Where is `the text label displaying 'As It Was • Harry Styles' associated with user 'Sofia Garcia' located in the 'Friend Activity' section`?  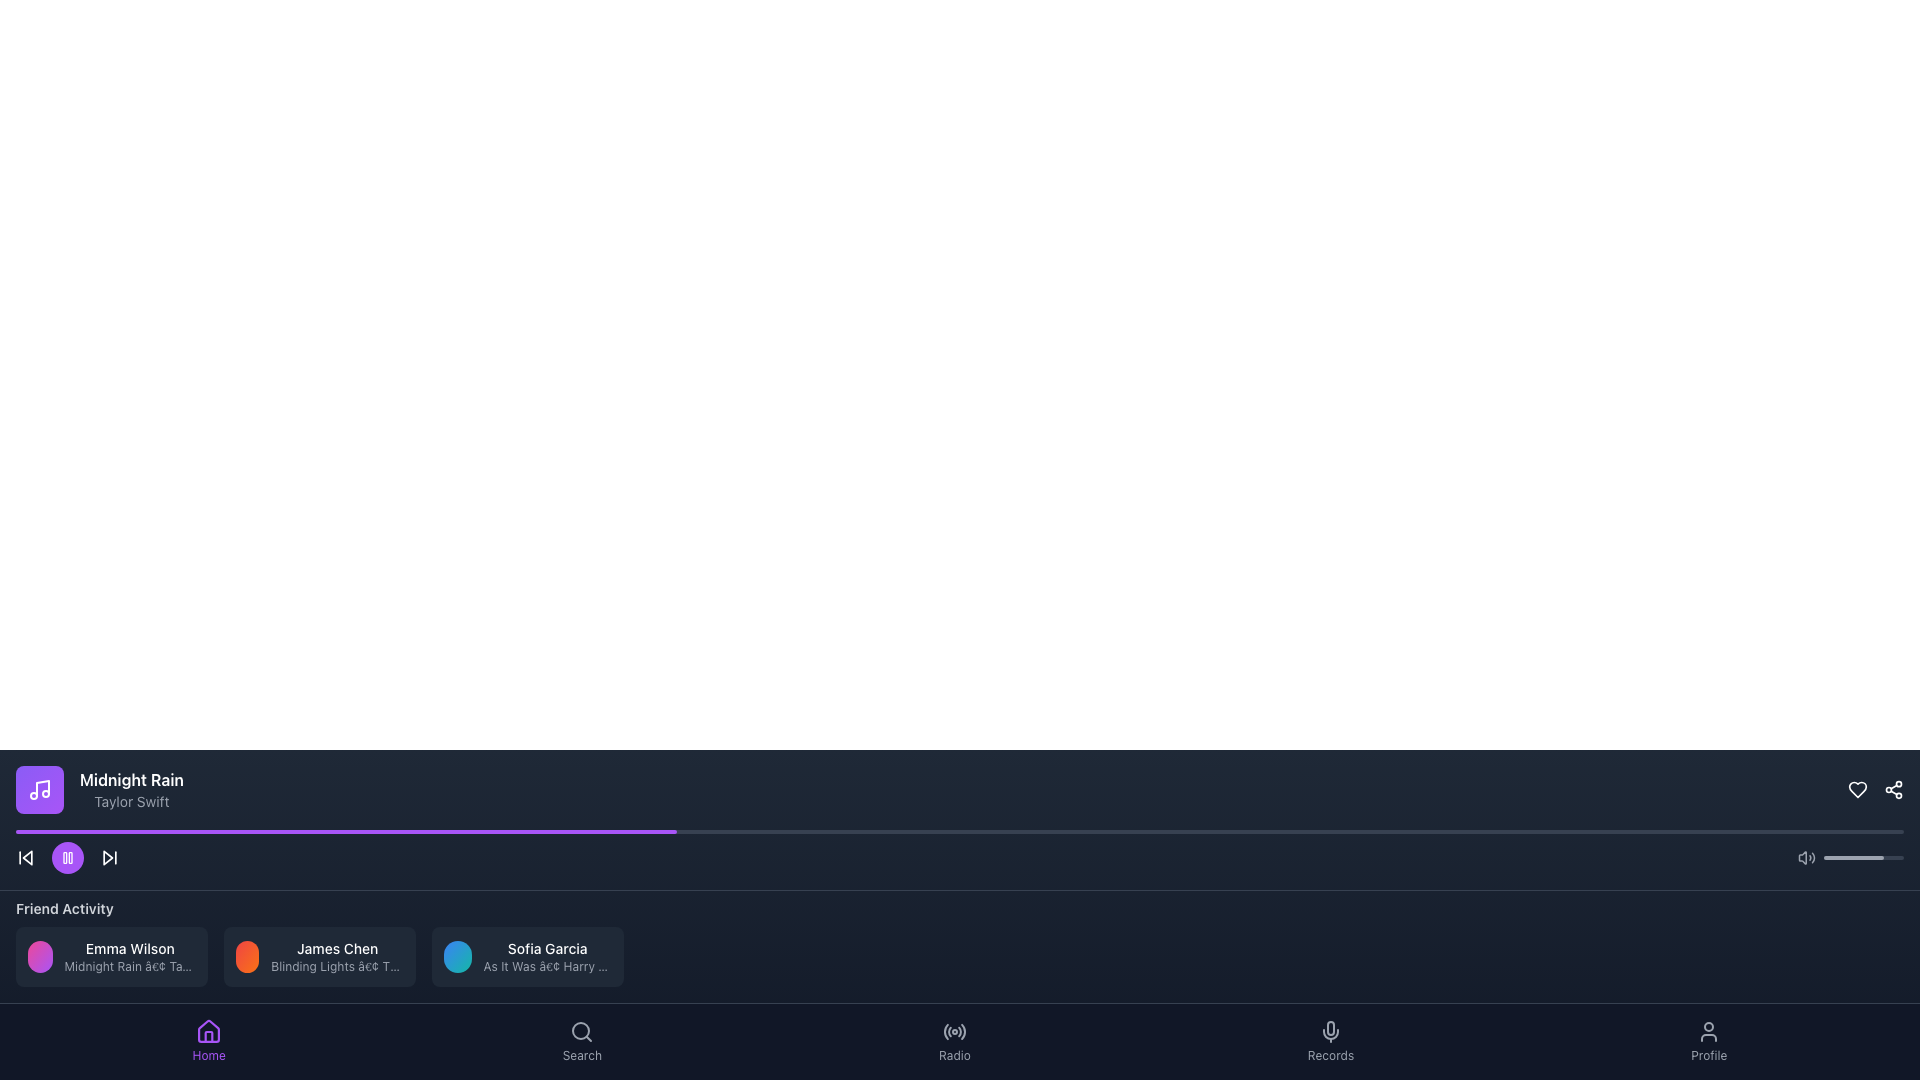
the text label displaying 'As It Was • Harry Styles' associated with user 'Sofia Garcia' located in the 'Friend Activity' section is located at coordinates (547, 966).